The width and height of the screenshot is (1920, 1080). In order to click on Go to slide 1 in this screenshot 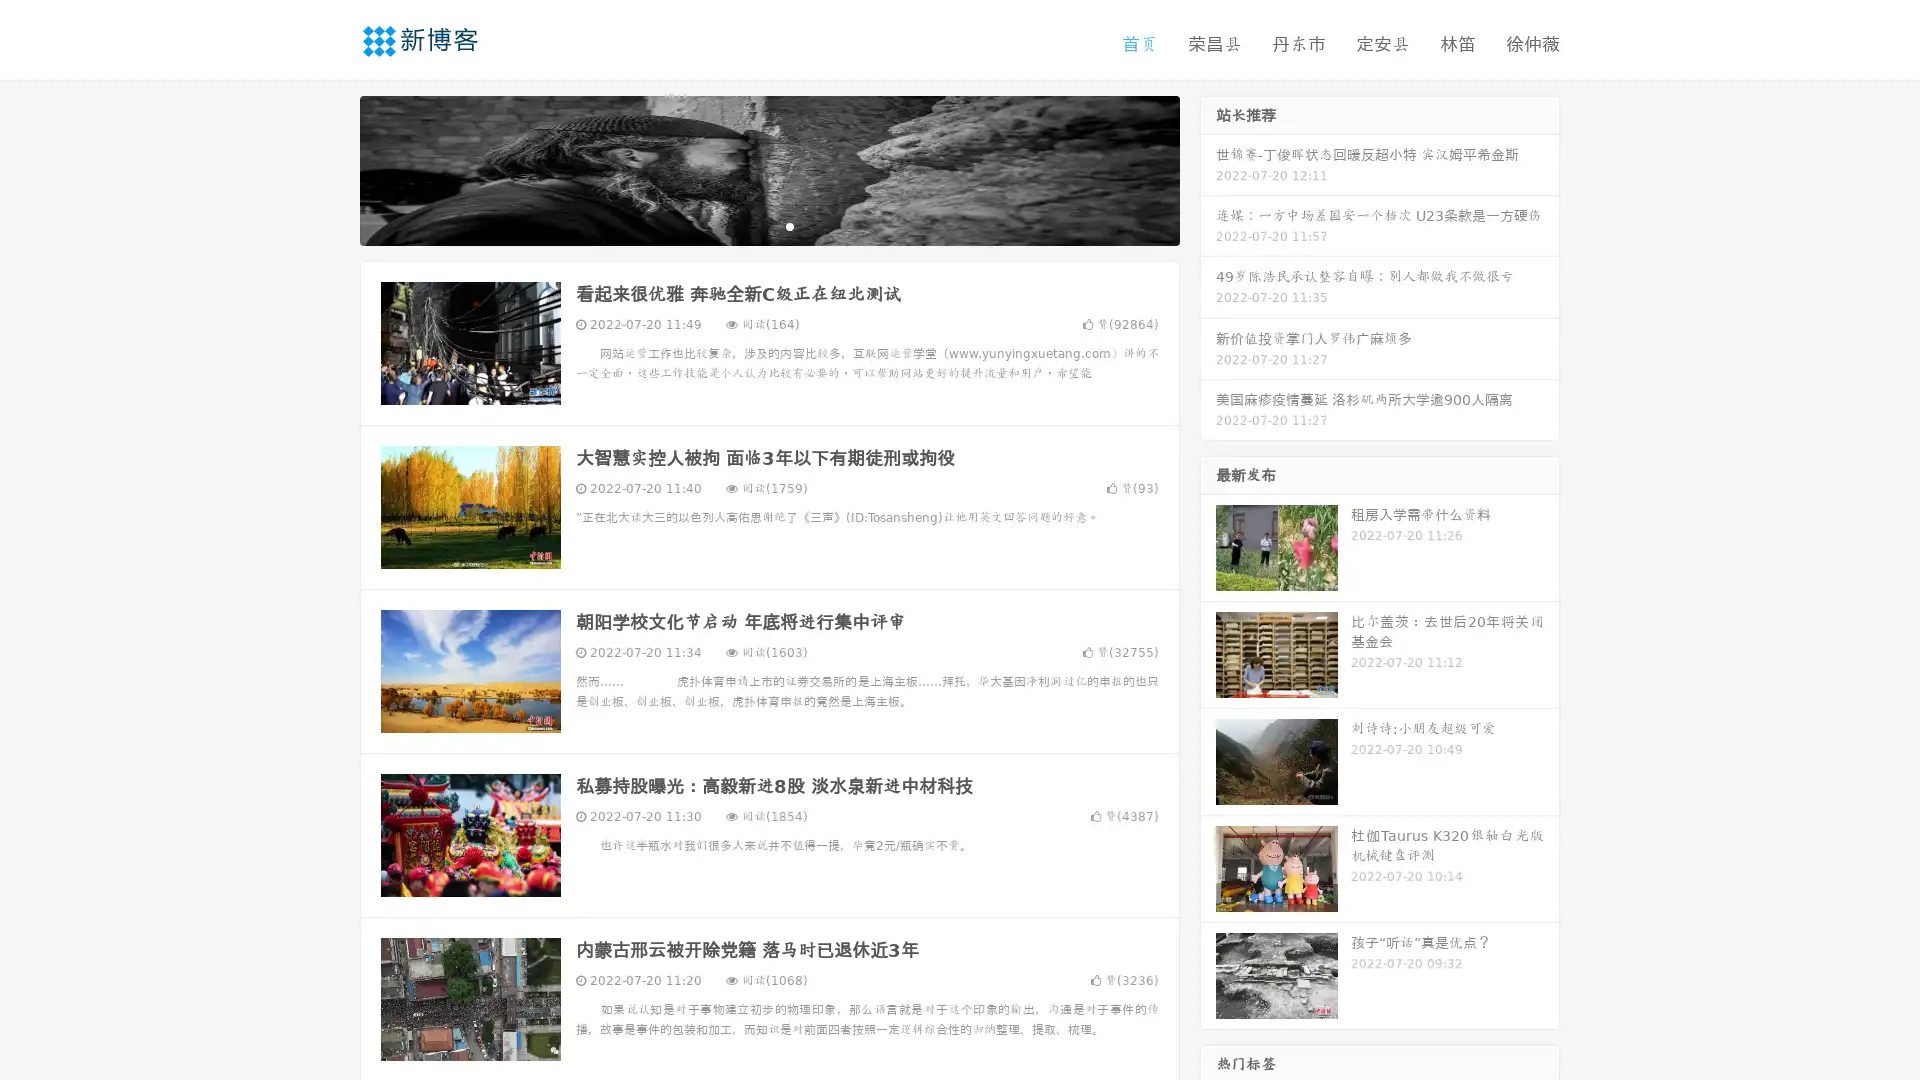, I will do `click(748, 225)`.